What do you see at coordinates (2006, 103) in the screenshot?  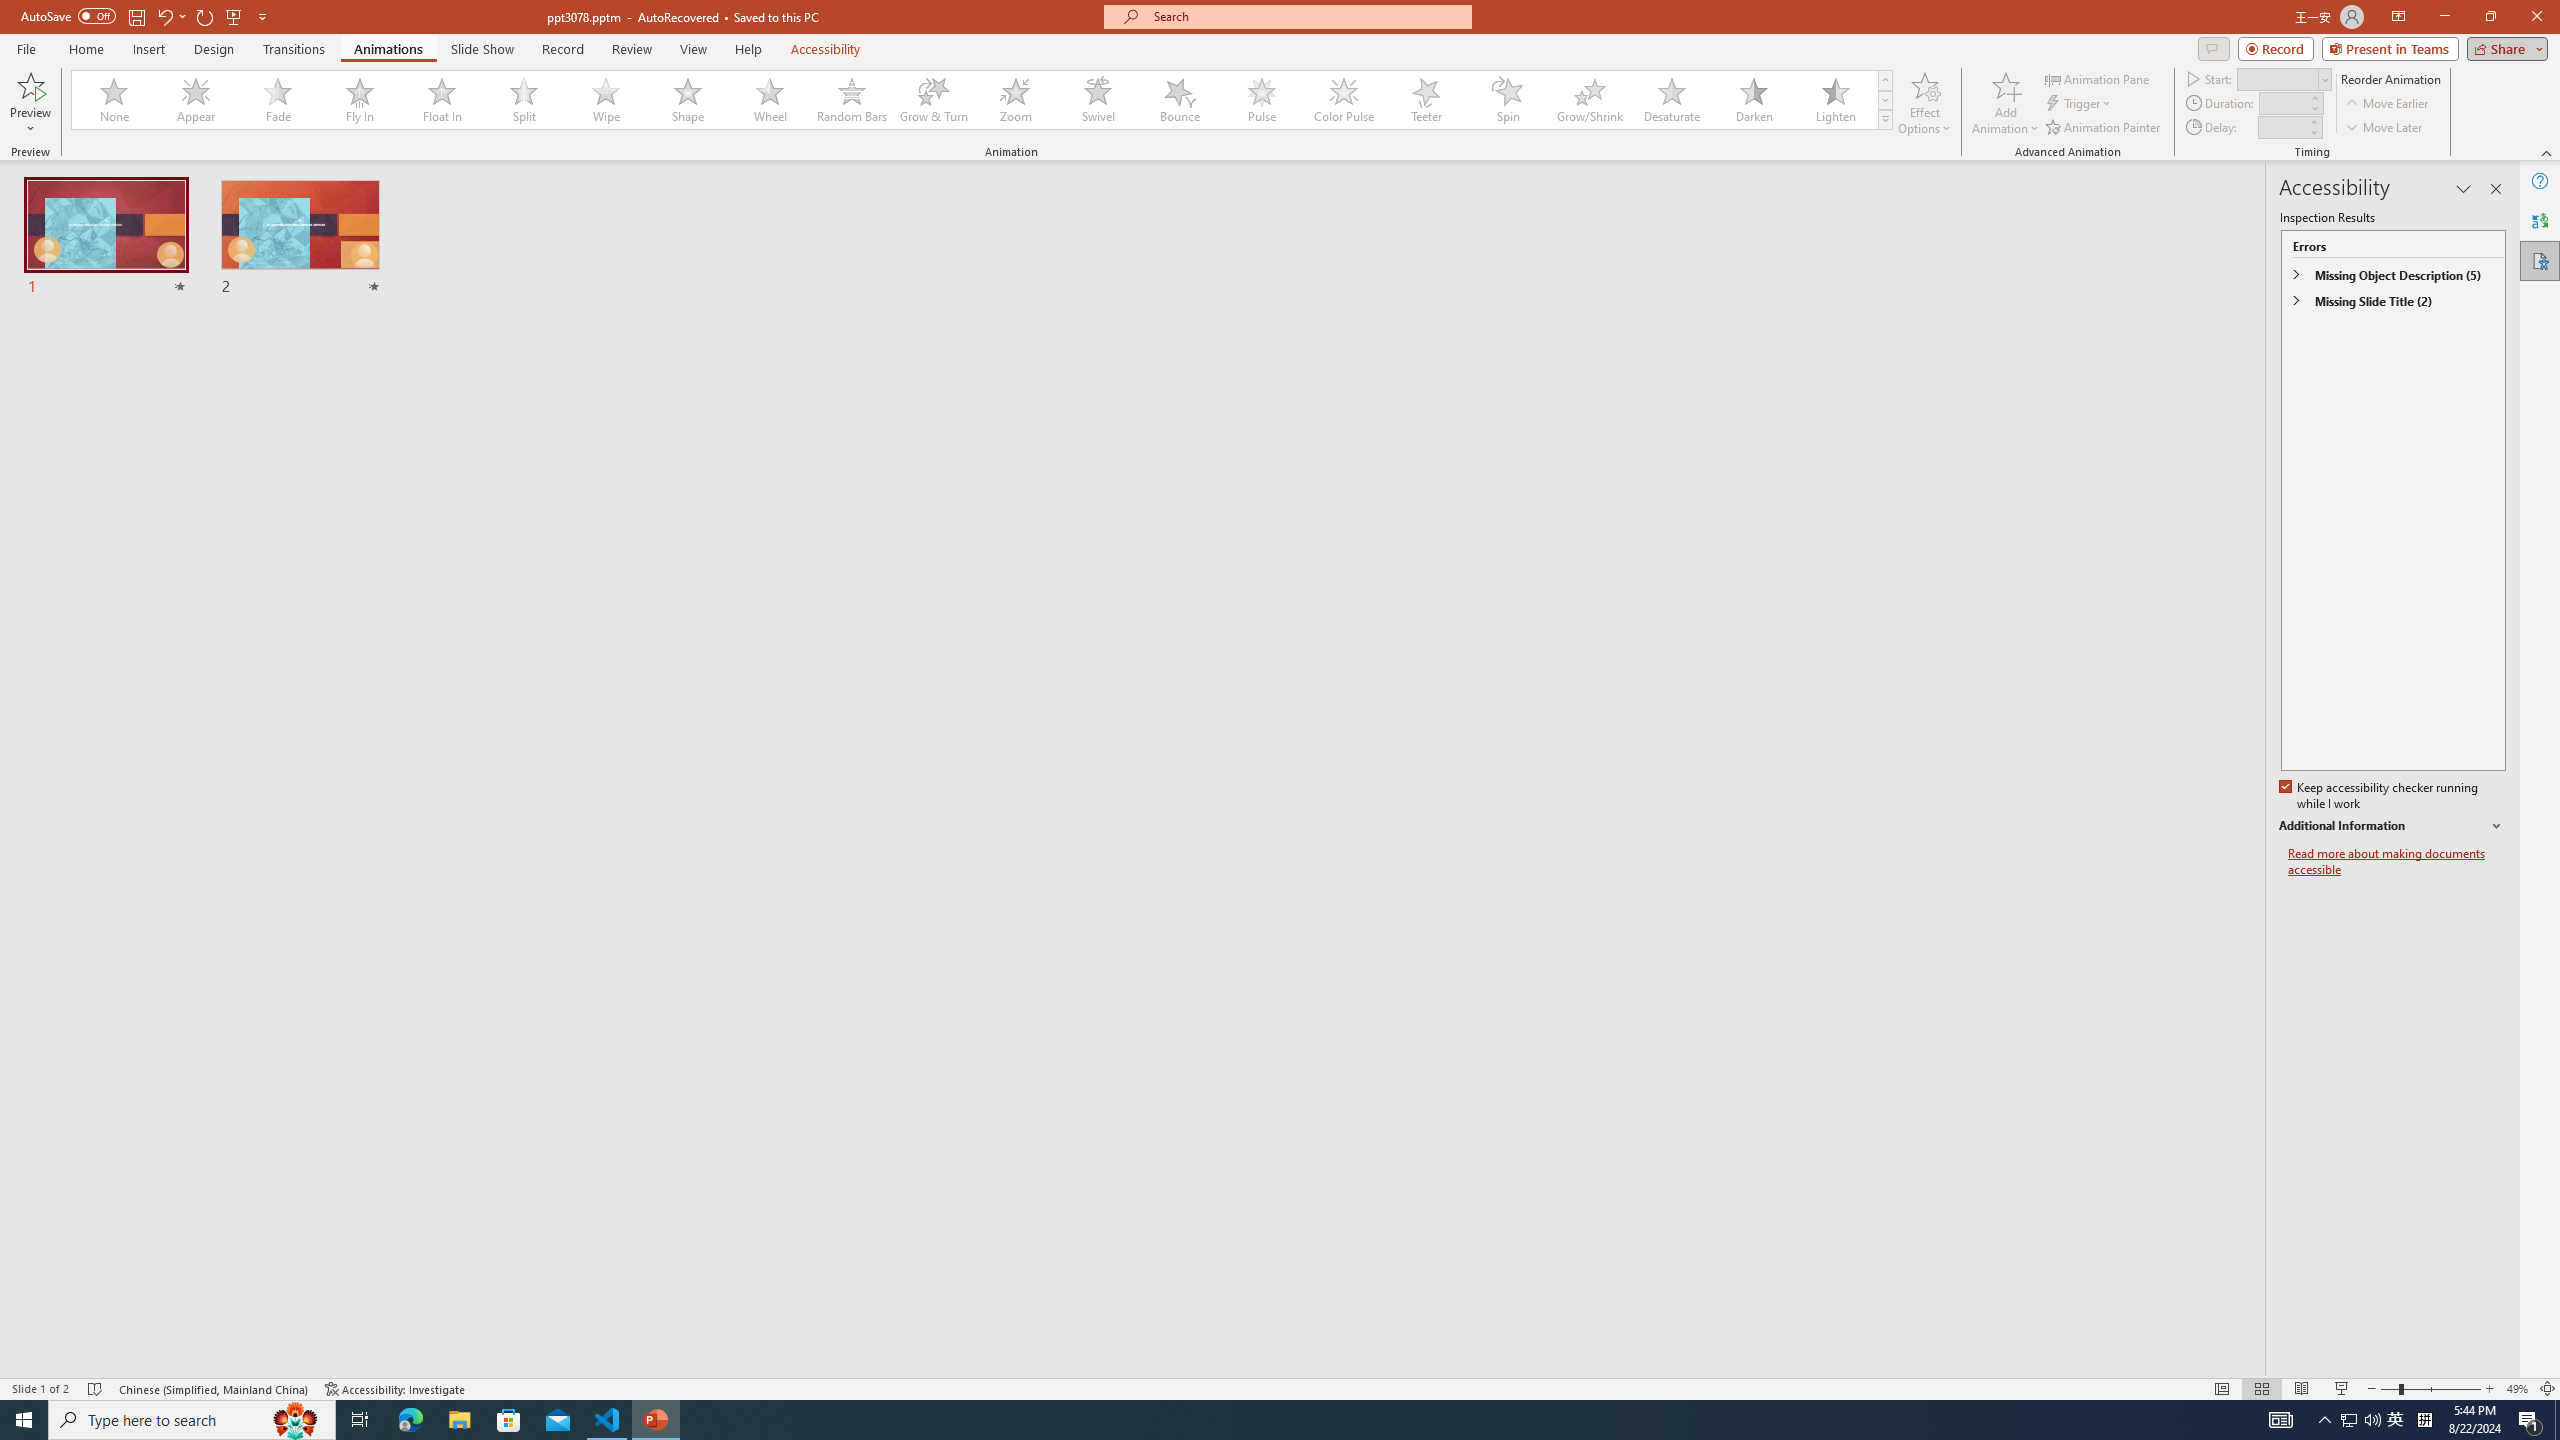 I see `'Add Animation'` at bounding box center [2006, 103].